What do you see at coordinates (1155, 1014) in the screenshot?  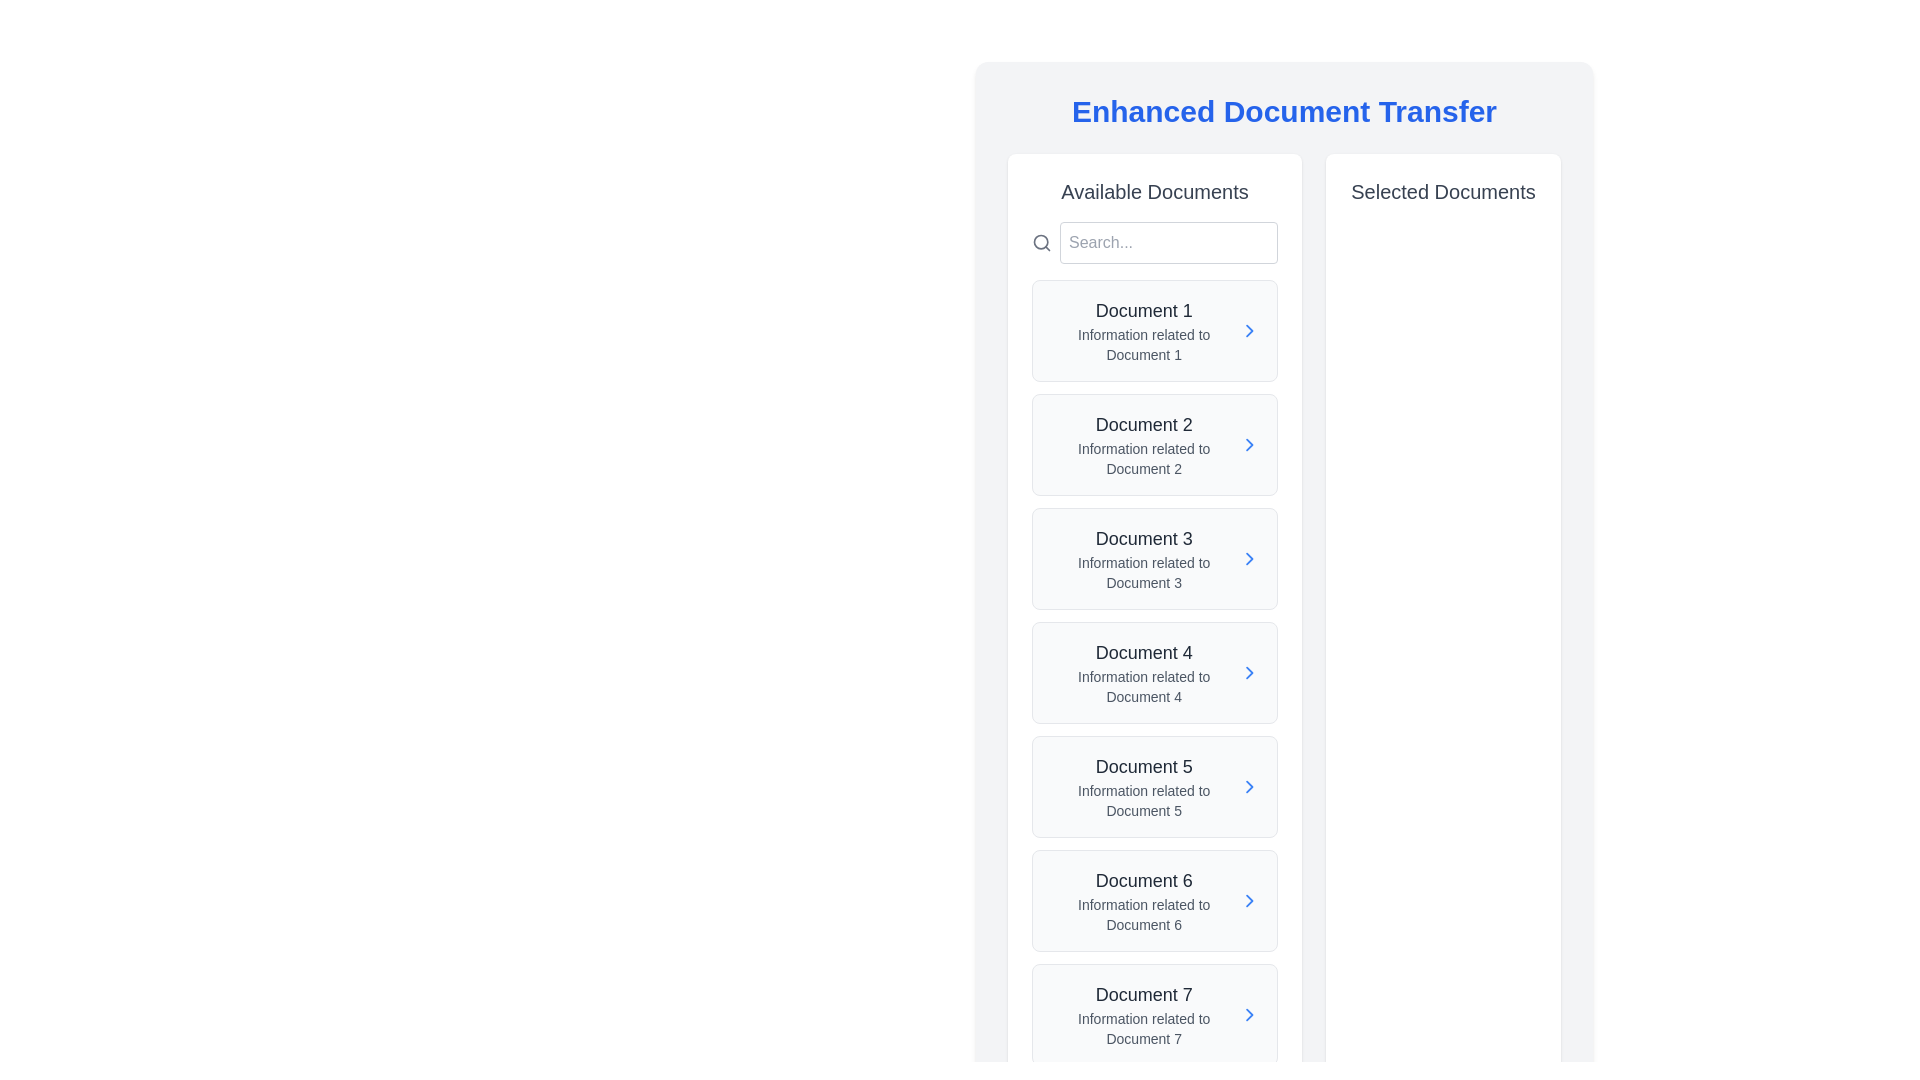 I see `the seventh list item in the document selection list` at bounding box center [1155, 1014].